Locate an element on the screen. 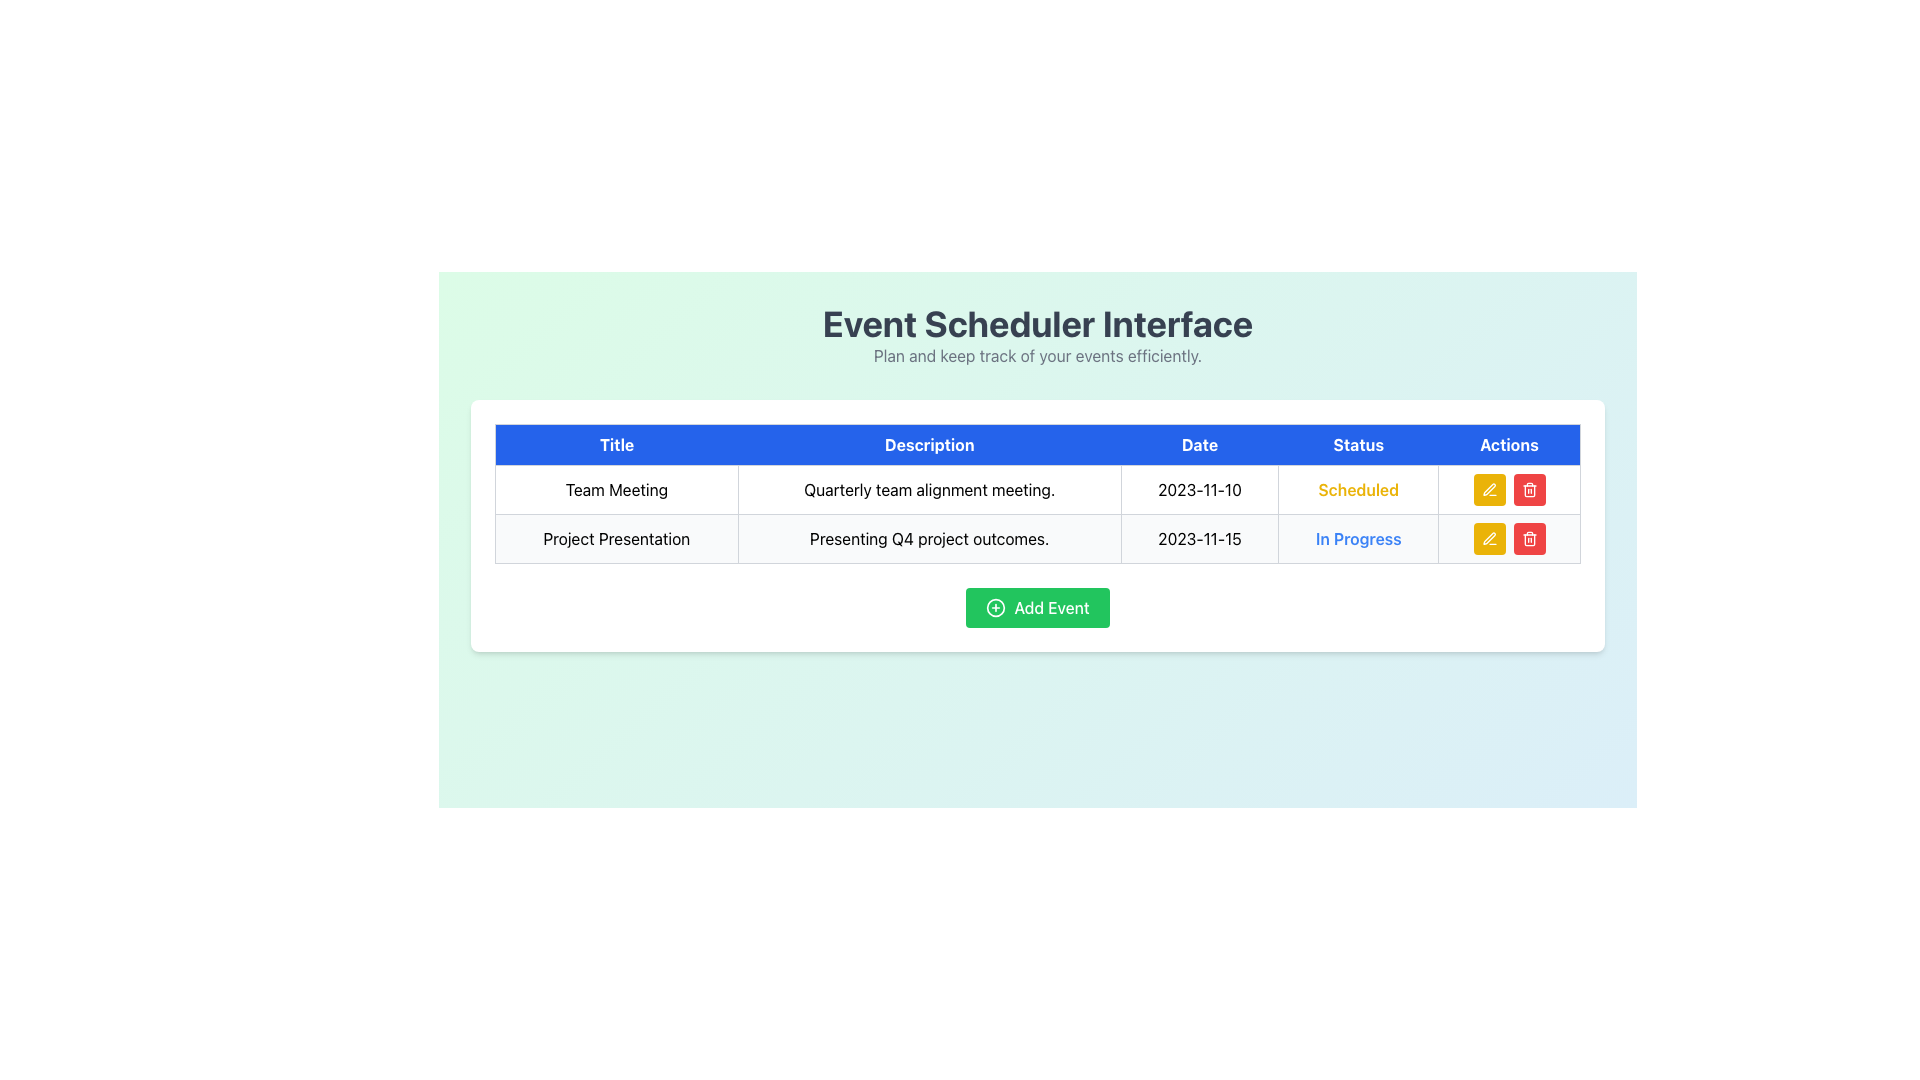 The width and height of the screenshot is (1920, 1080). the static text label indicating the title of the 'Team Meeting' event in the scheduling table, located in the leftmost column under the 'Title' header is located at coordinates (615, 489).